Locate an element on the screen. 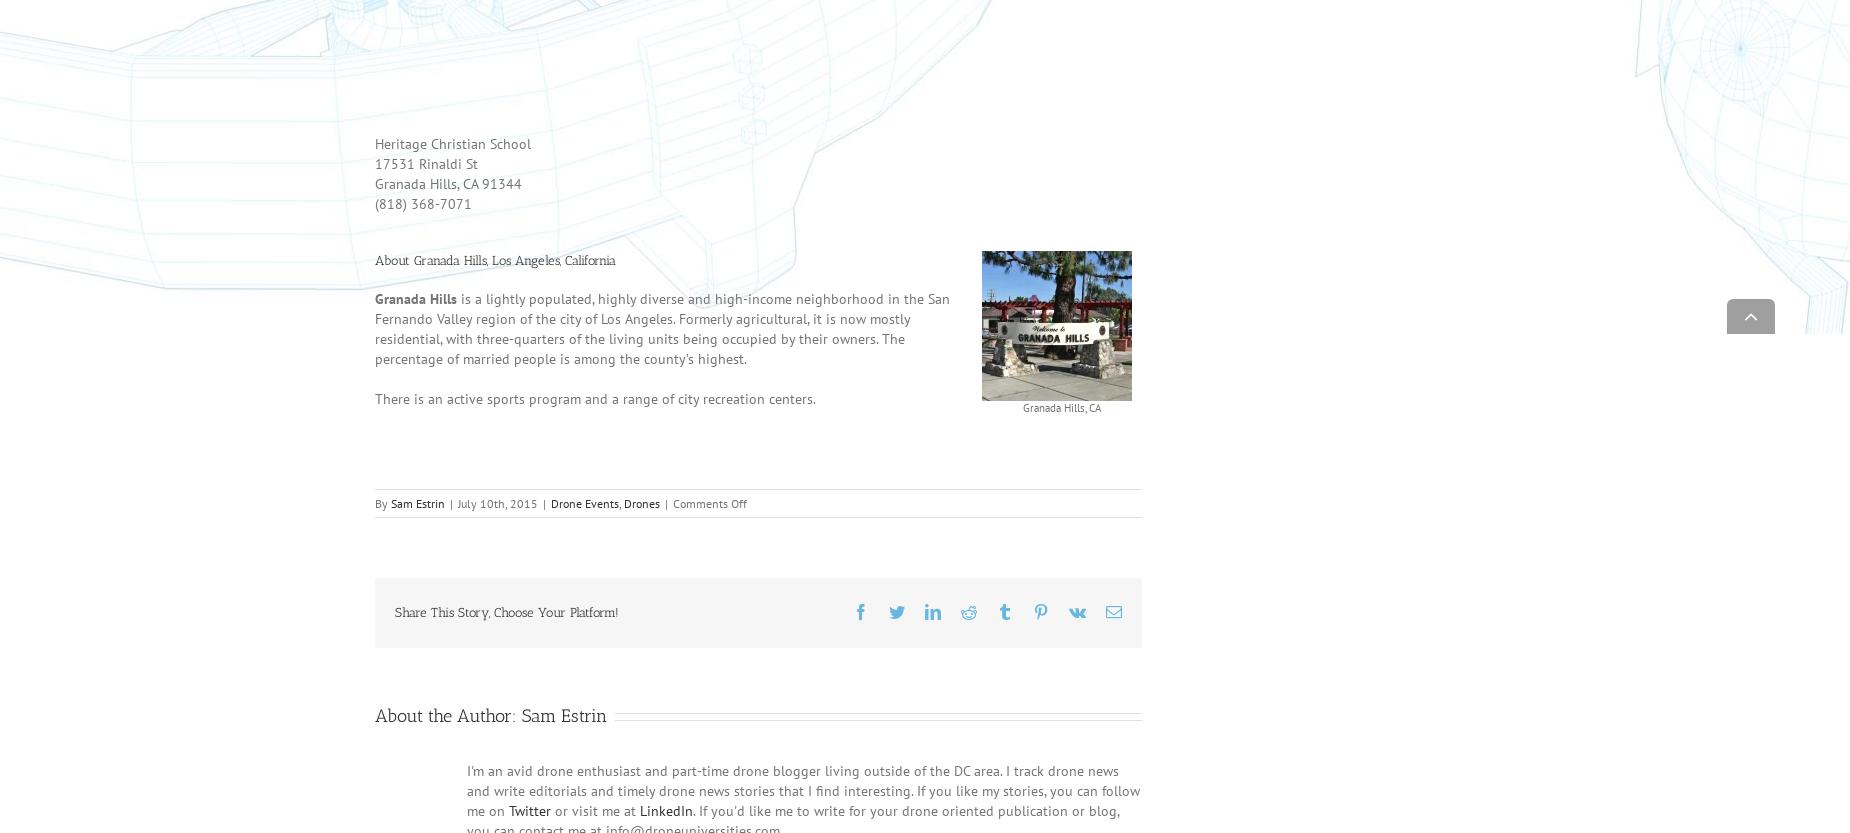  '17531 Rinaldi St' is located at coordinates (425, 190).